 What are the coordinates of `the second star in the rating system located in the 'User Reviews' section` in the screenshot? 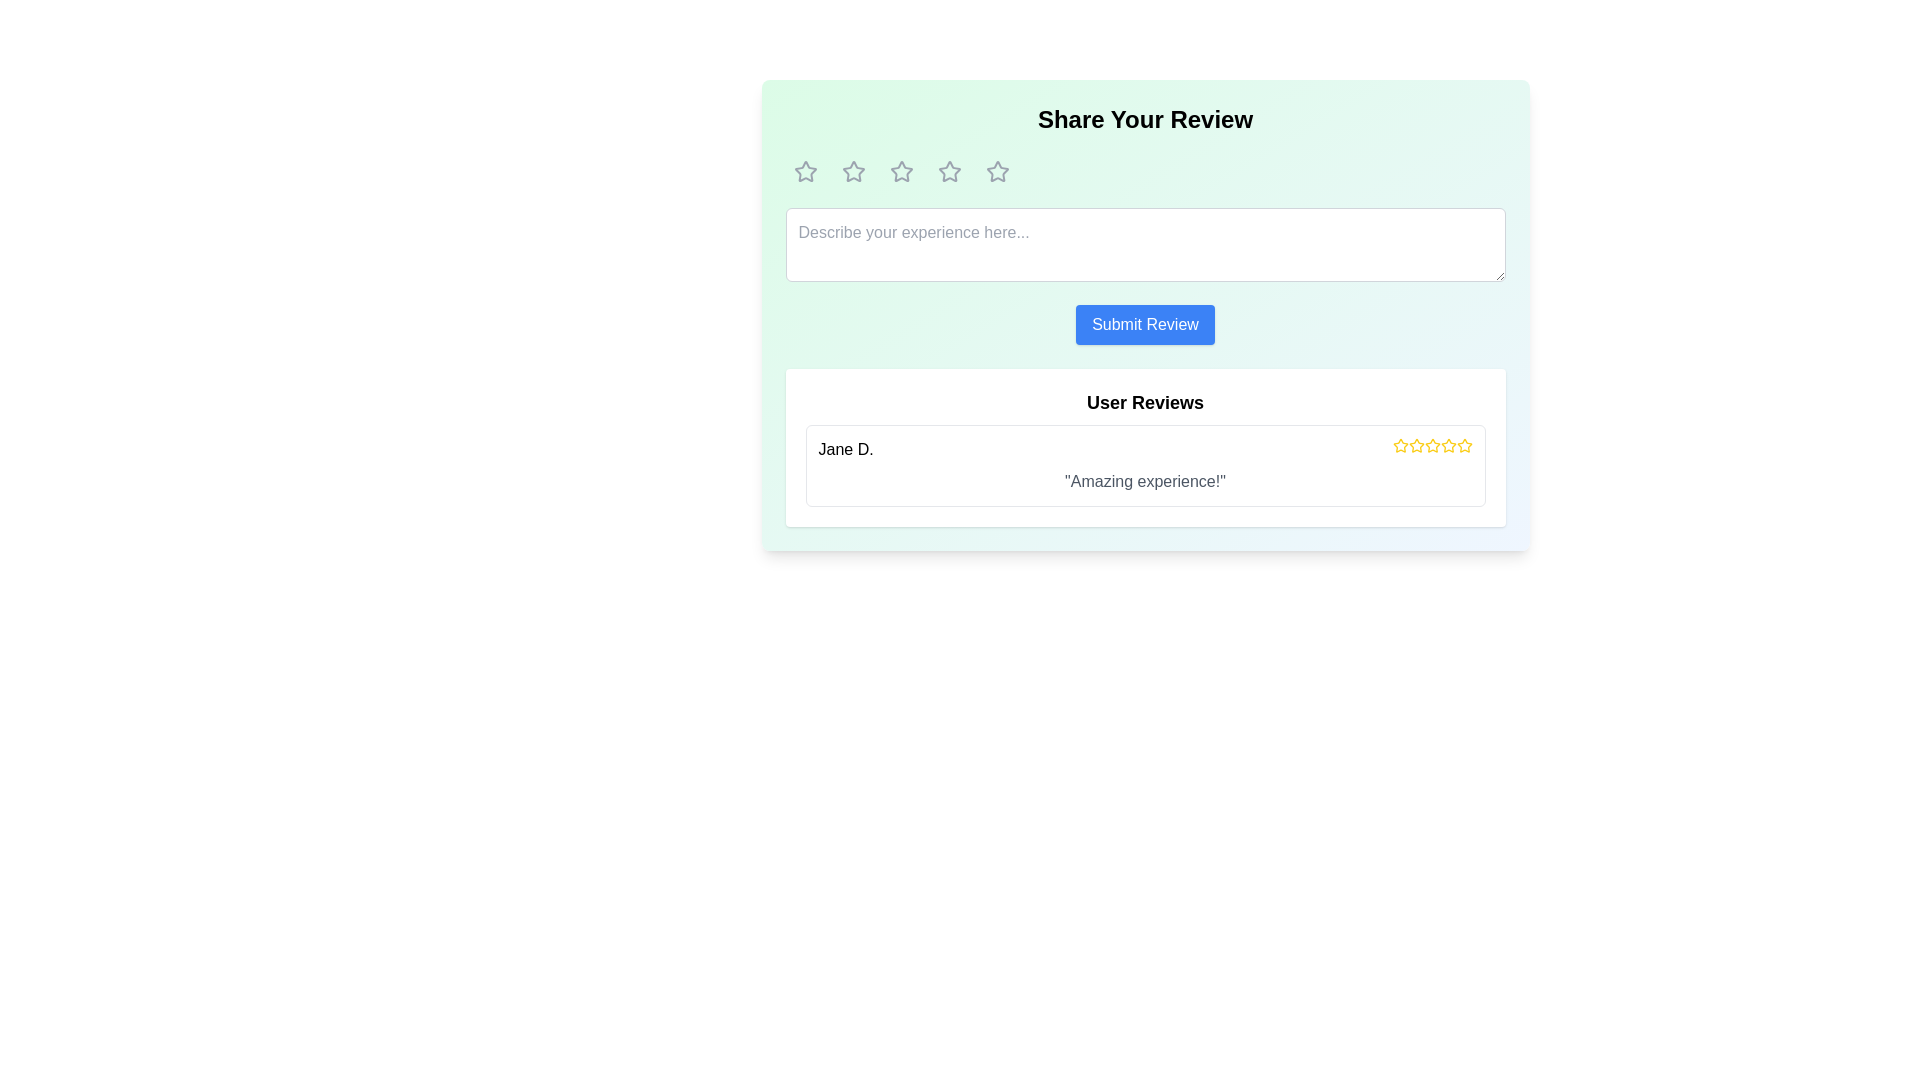 It's located at (1415, 443).